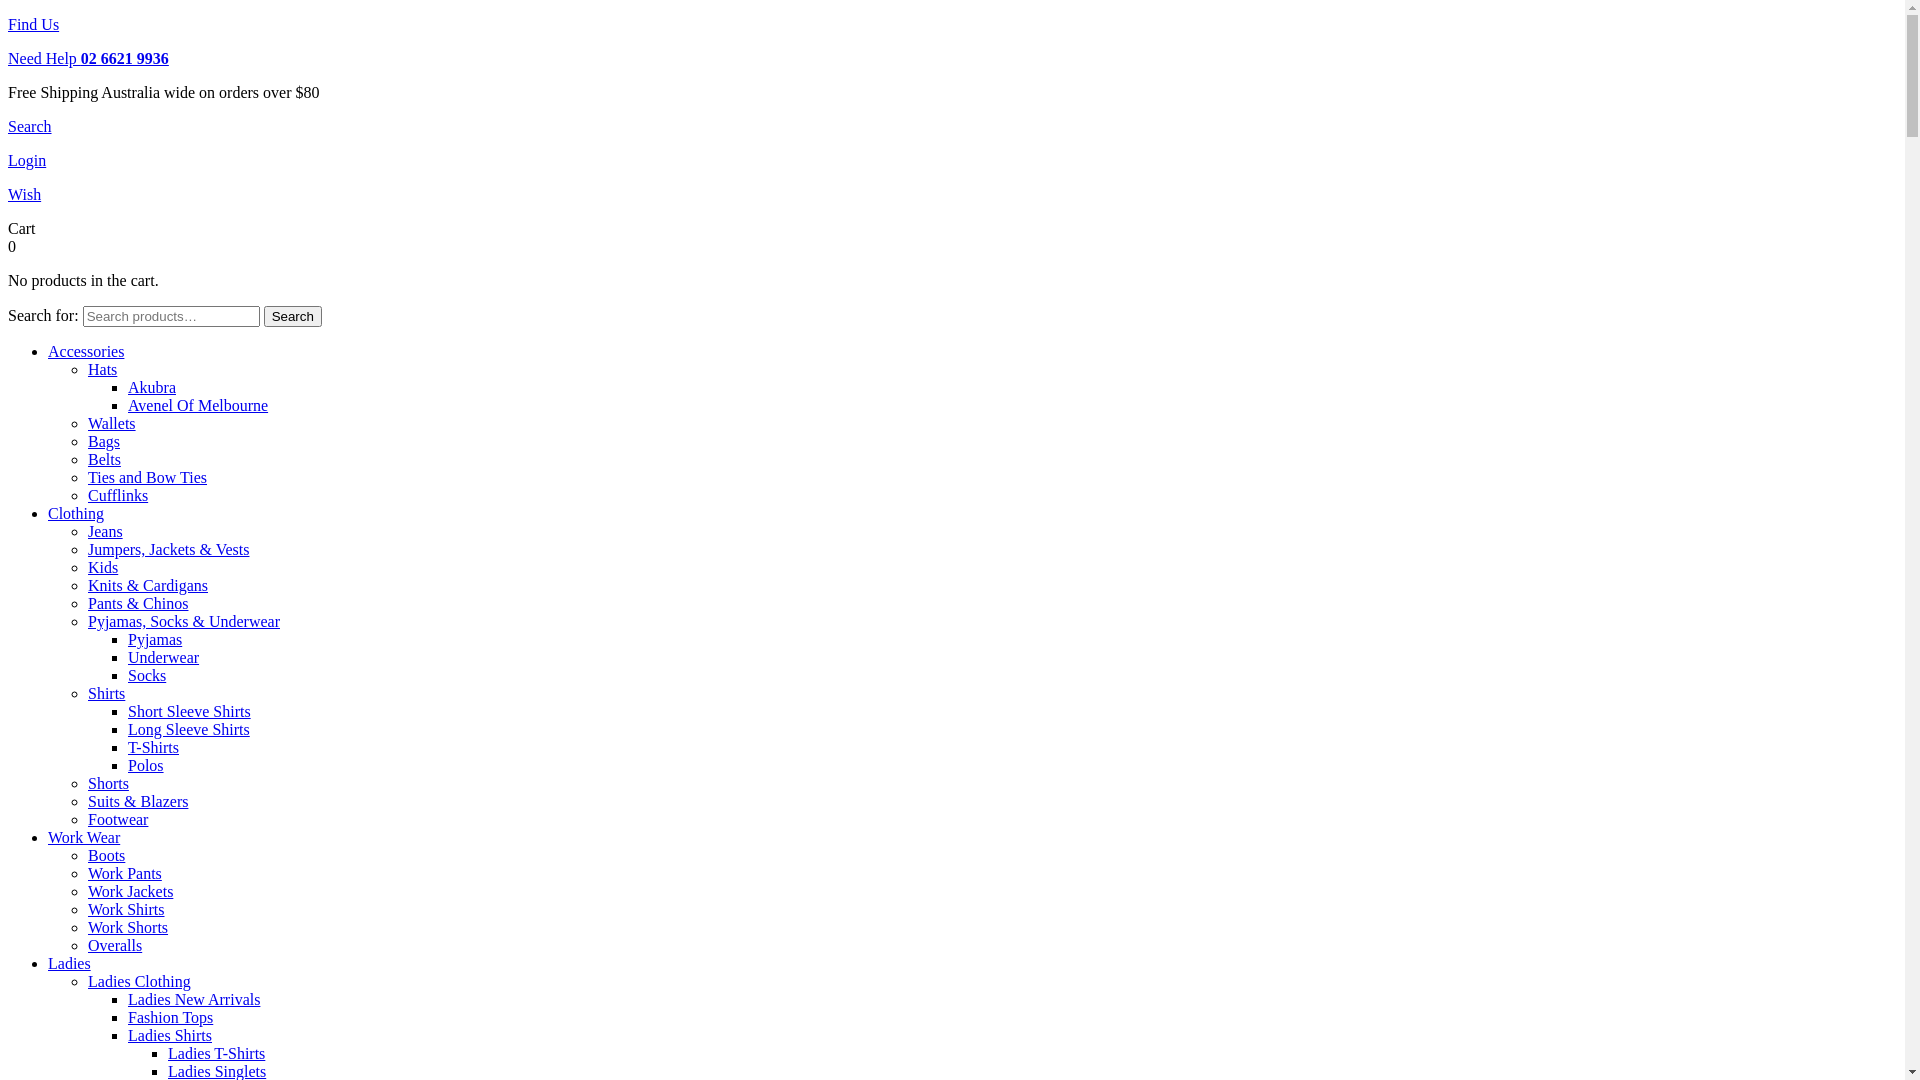 This screenshot has width=1920, height=1080. Describe the element at coordinates (183, 620) in the screenshot. I see `'Pyjamas, Socks & Underwear'` at that location.